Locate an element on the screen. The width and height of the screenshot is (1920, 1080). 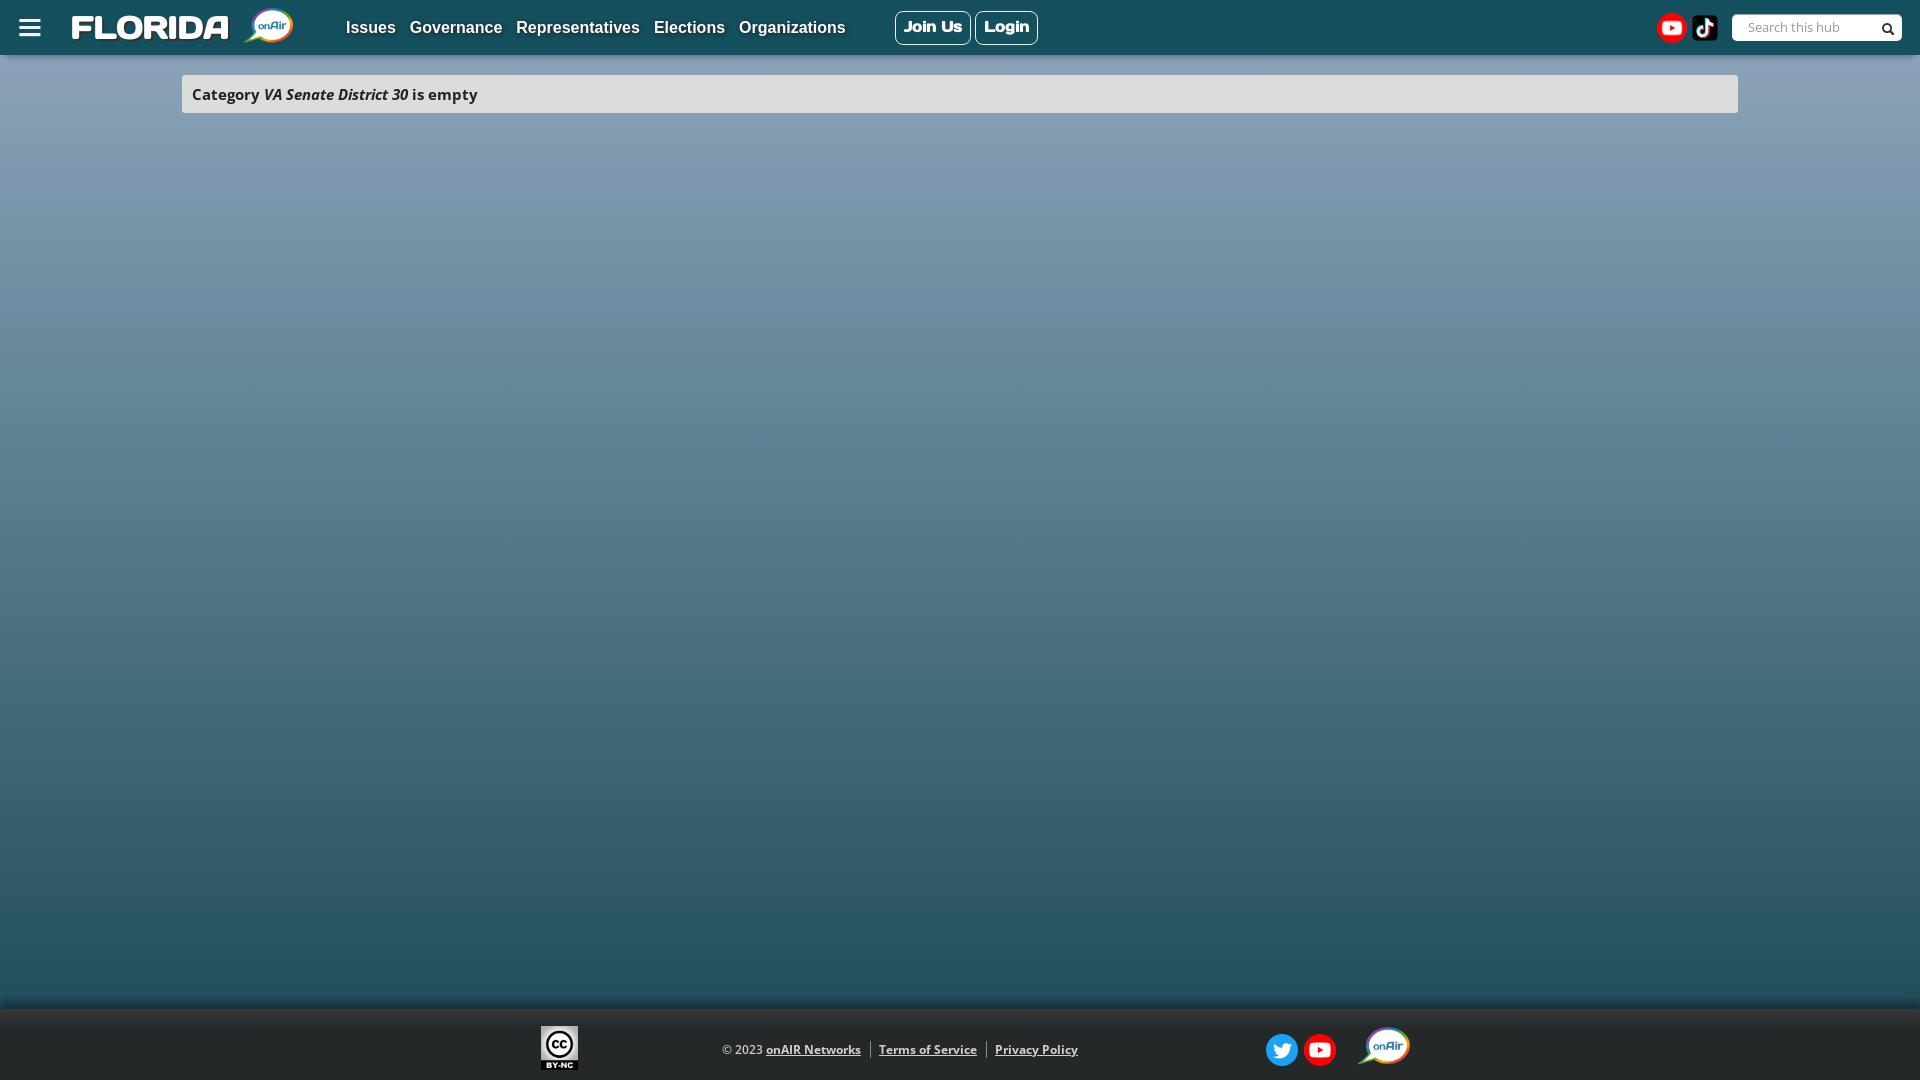
'Governance' is located at coordinates (402, 29).